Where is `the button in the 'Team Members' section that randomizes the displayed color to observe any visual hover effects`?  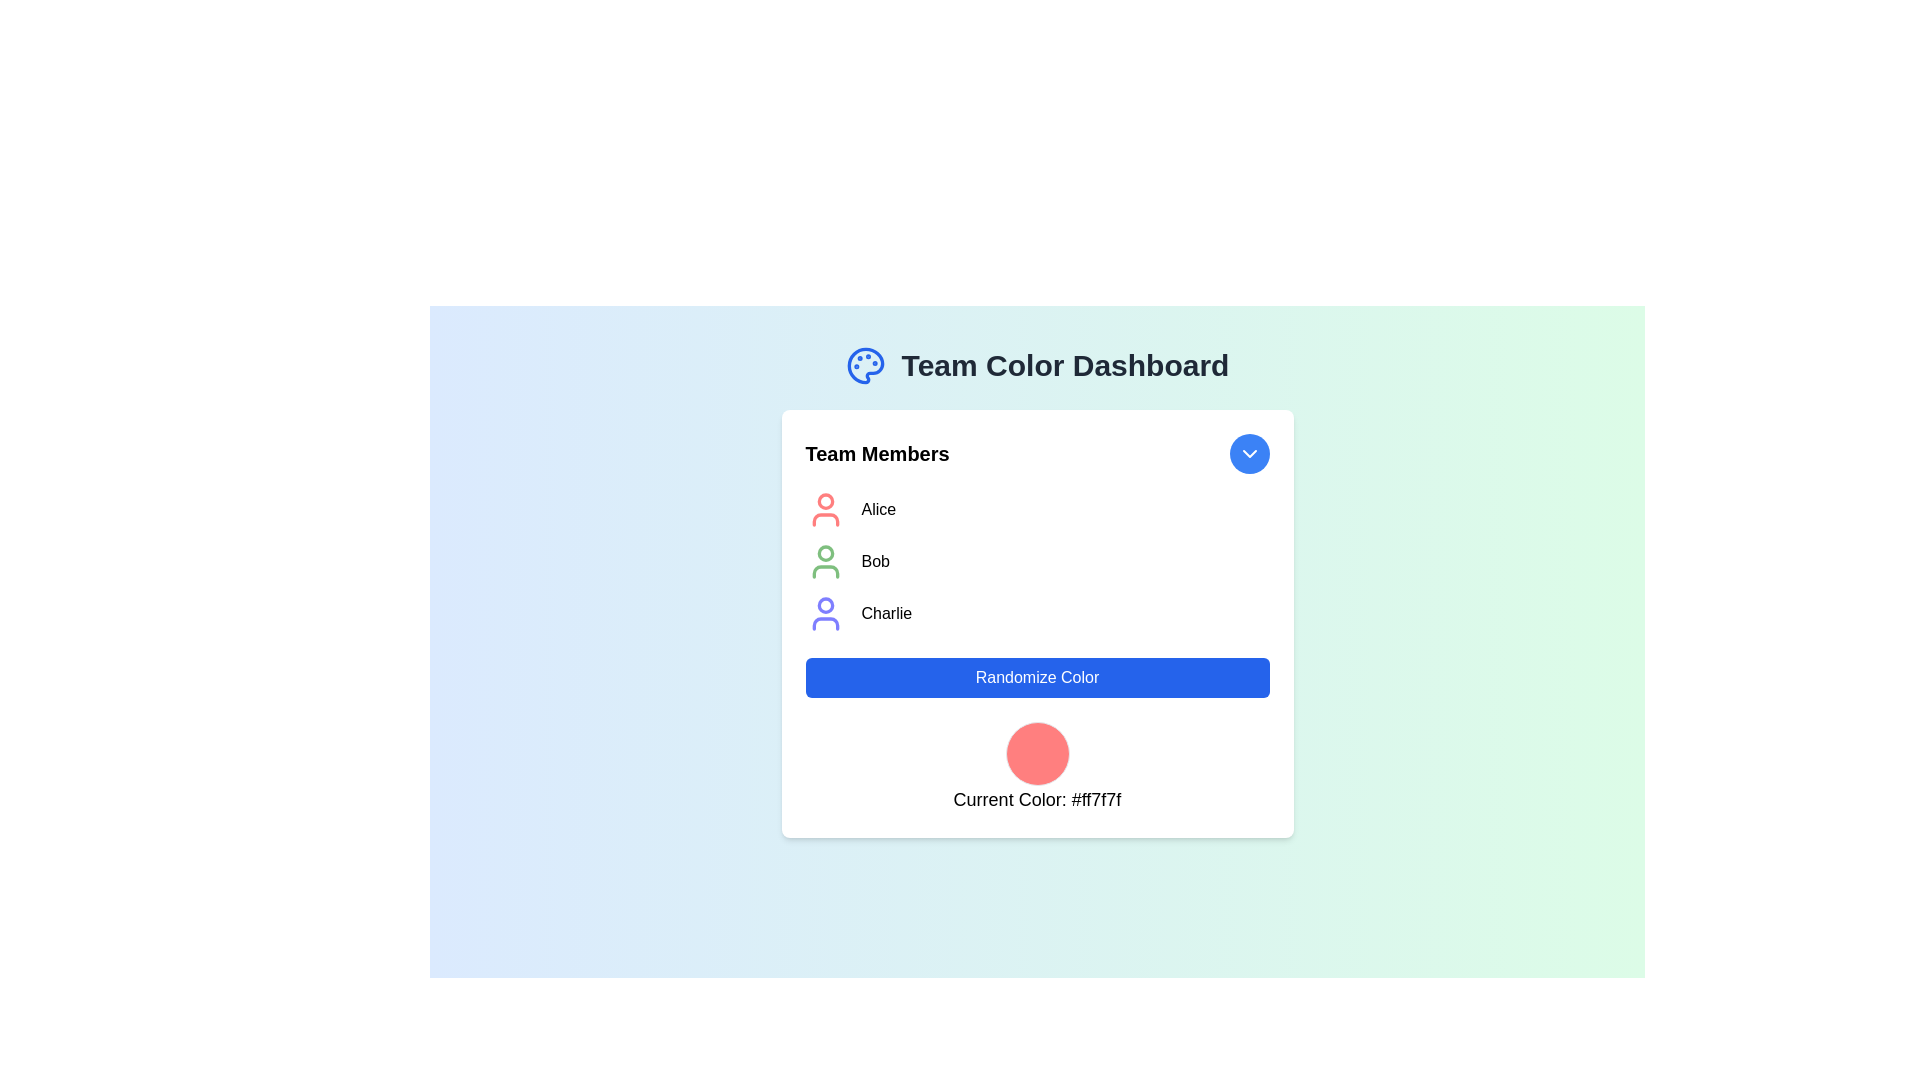 the button in the 'Team Members' section that randomizes the displayed color to observe any visual hover effects is located at coordinates (1037, 677).